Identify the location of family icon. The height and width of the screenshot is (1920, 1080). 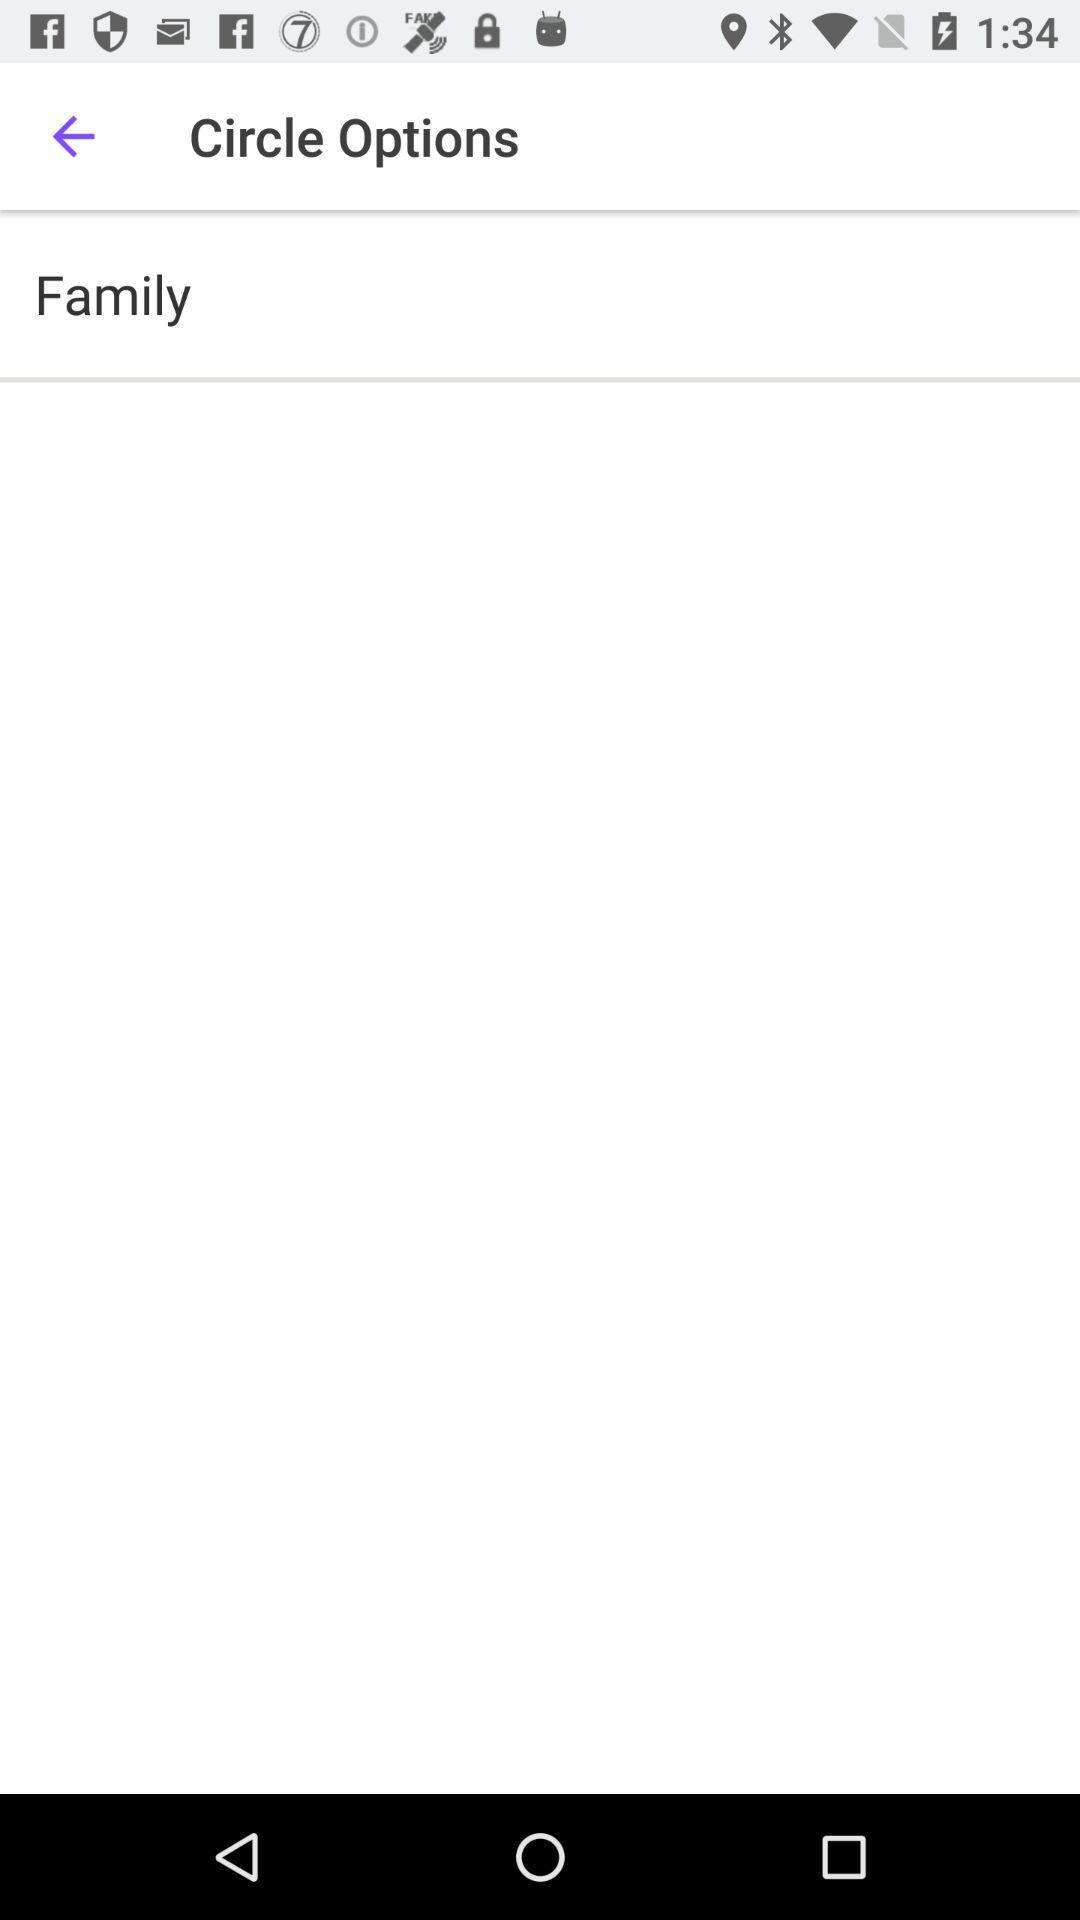
(112, 292).